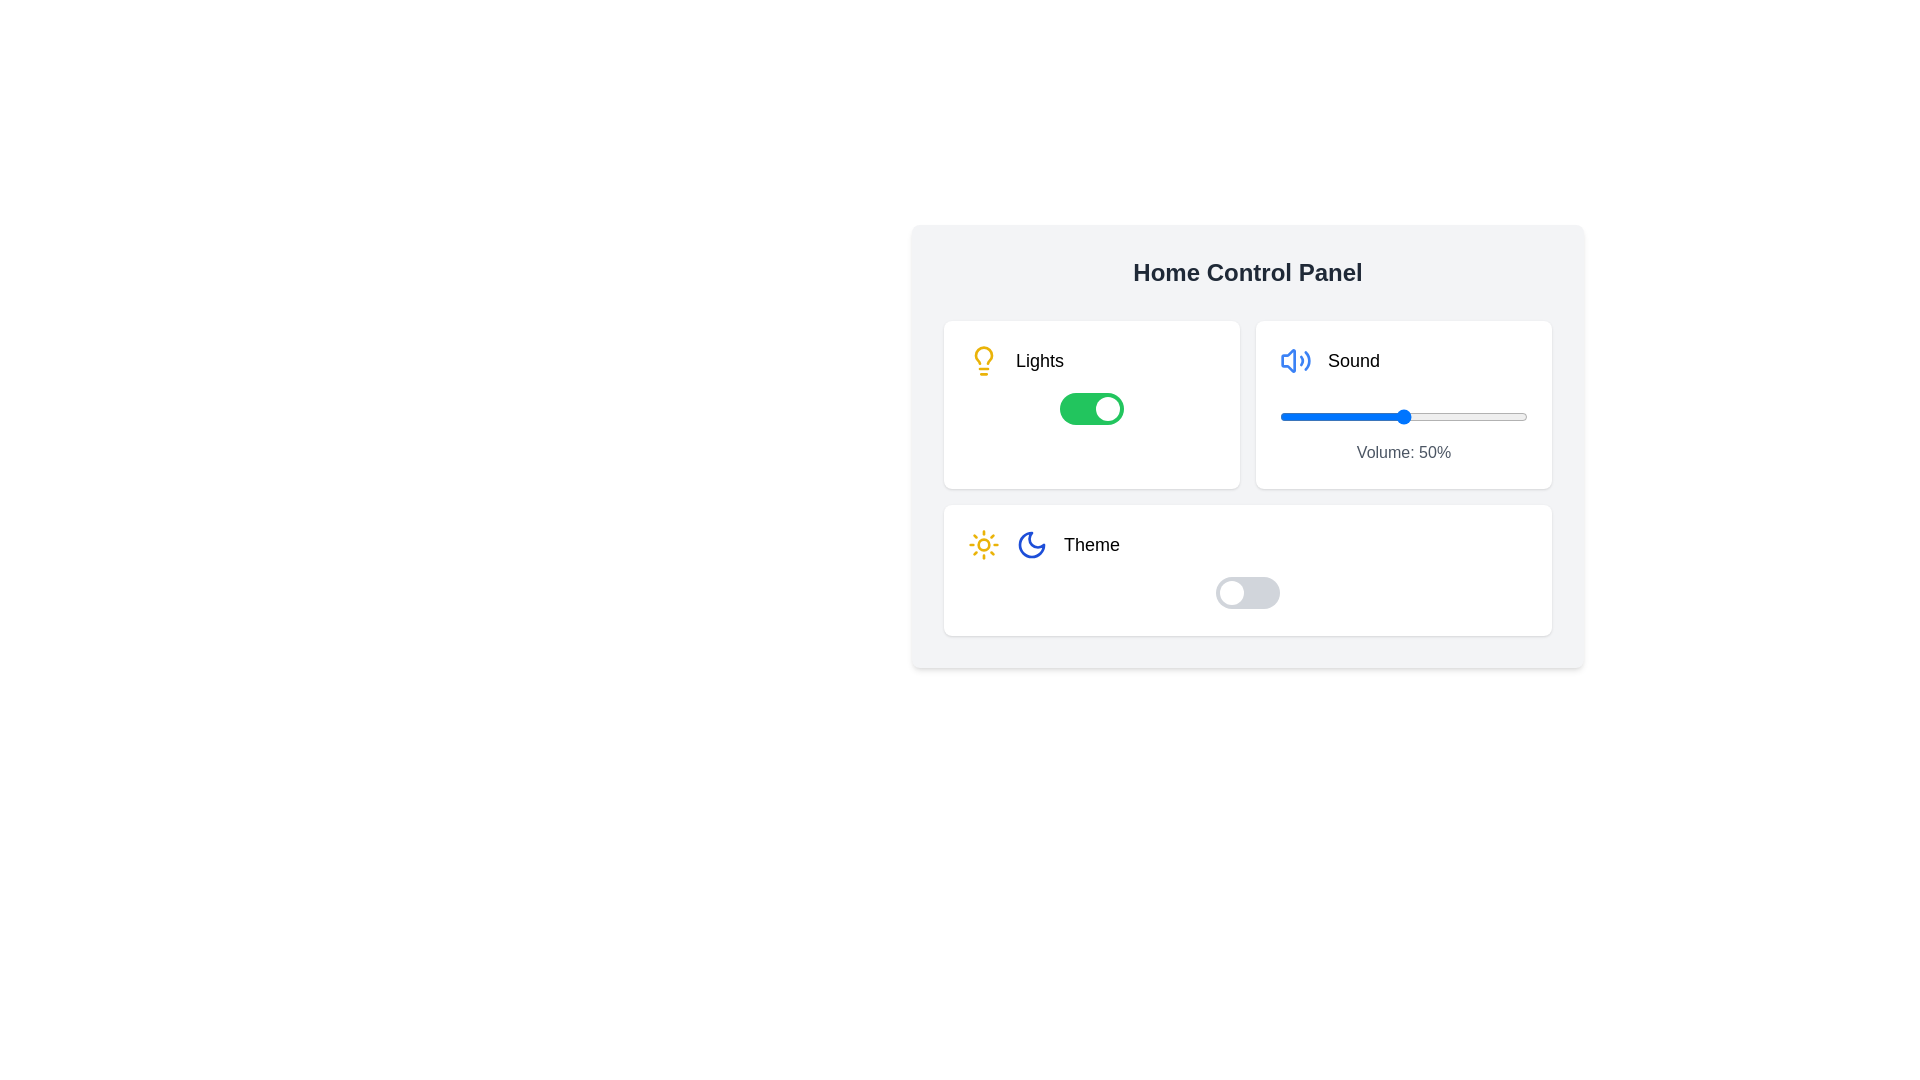 The image size is (1920, 1080). I want to click on the volume, so click(1405, 415).